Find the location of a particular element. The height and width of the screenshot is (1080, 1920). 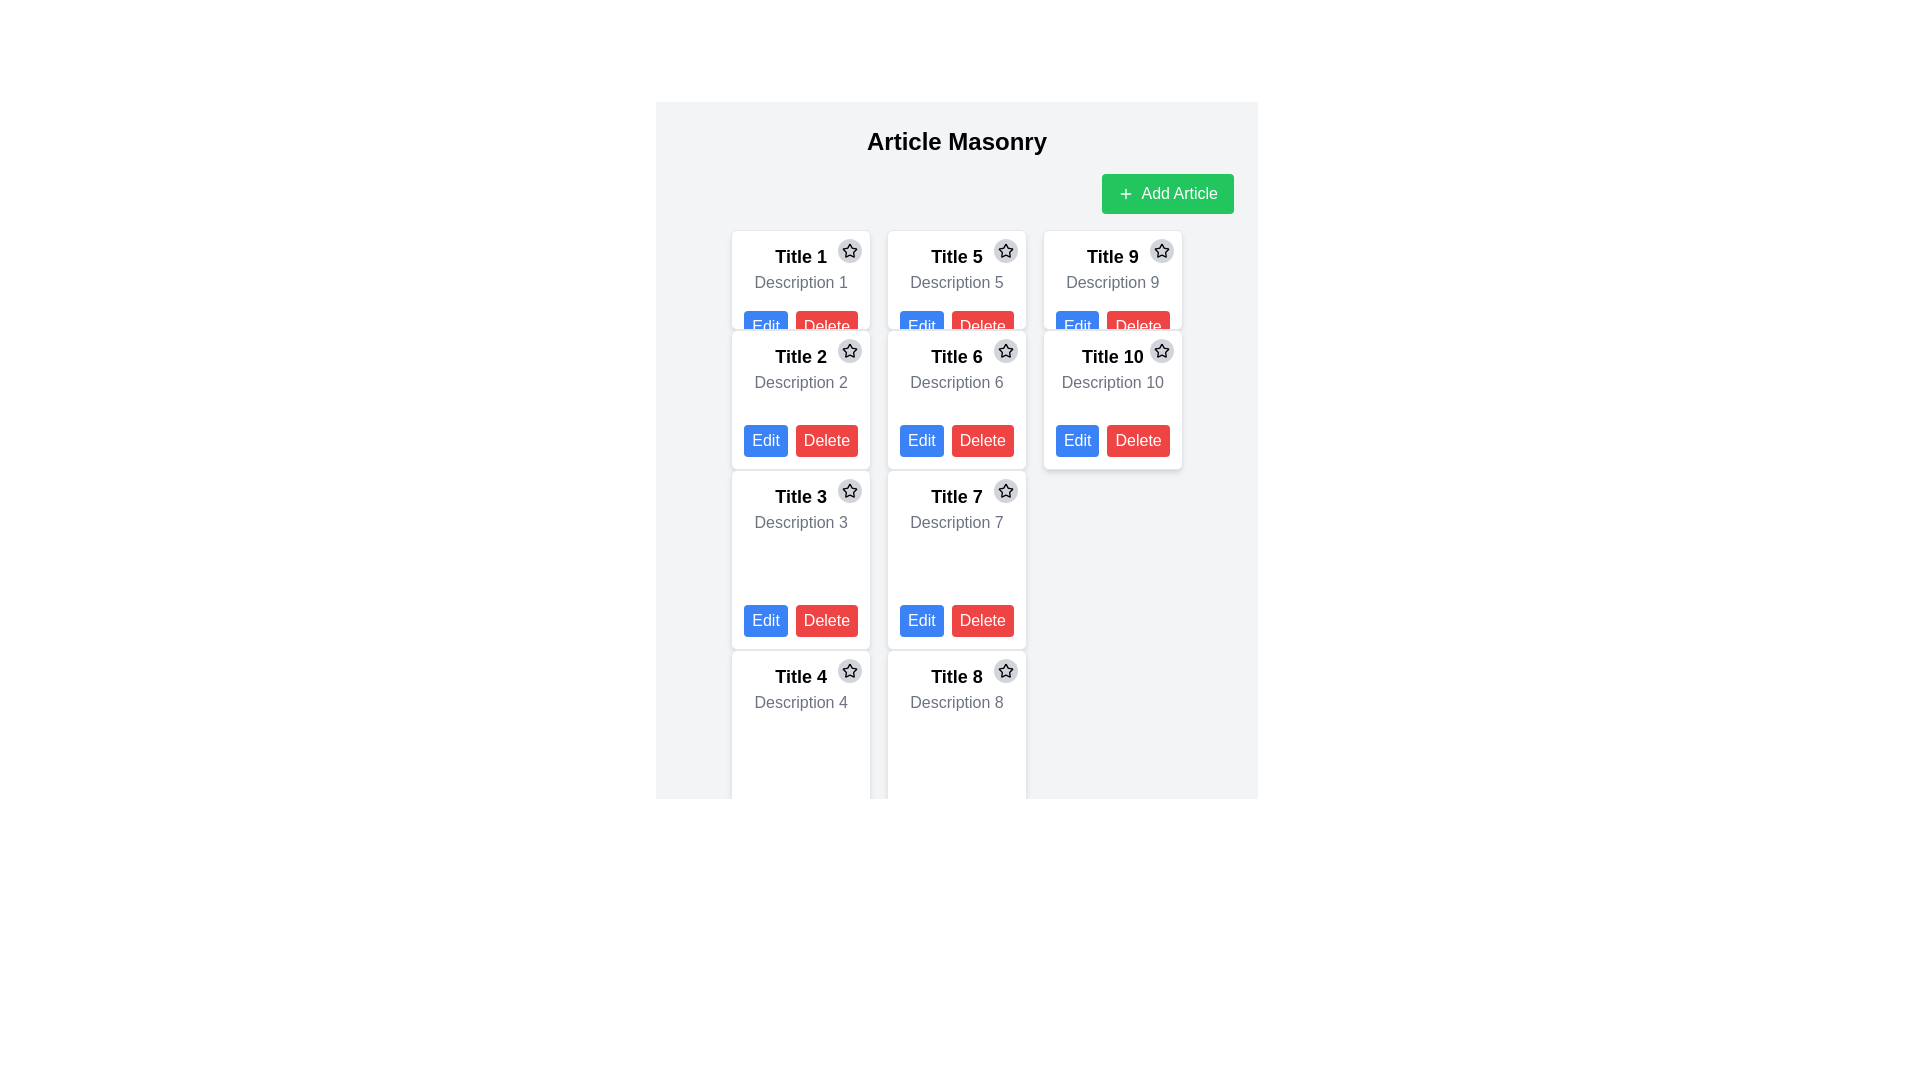

the 'Delete' button located in the bottom-right section of the card component is located at coordinates (826, 620).